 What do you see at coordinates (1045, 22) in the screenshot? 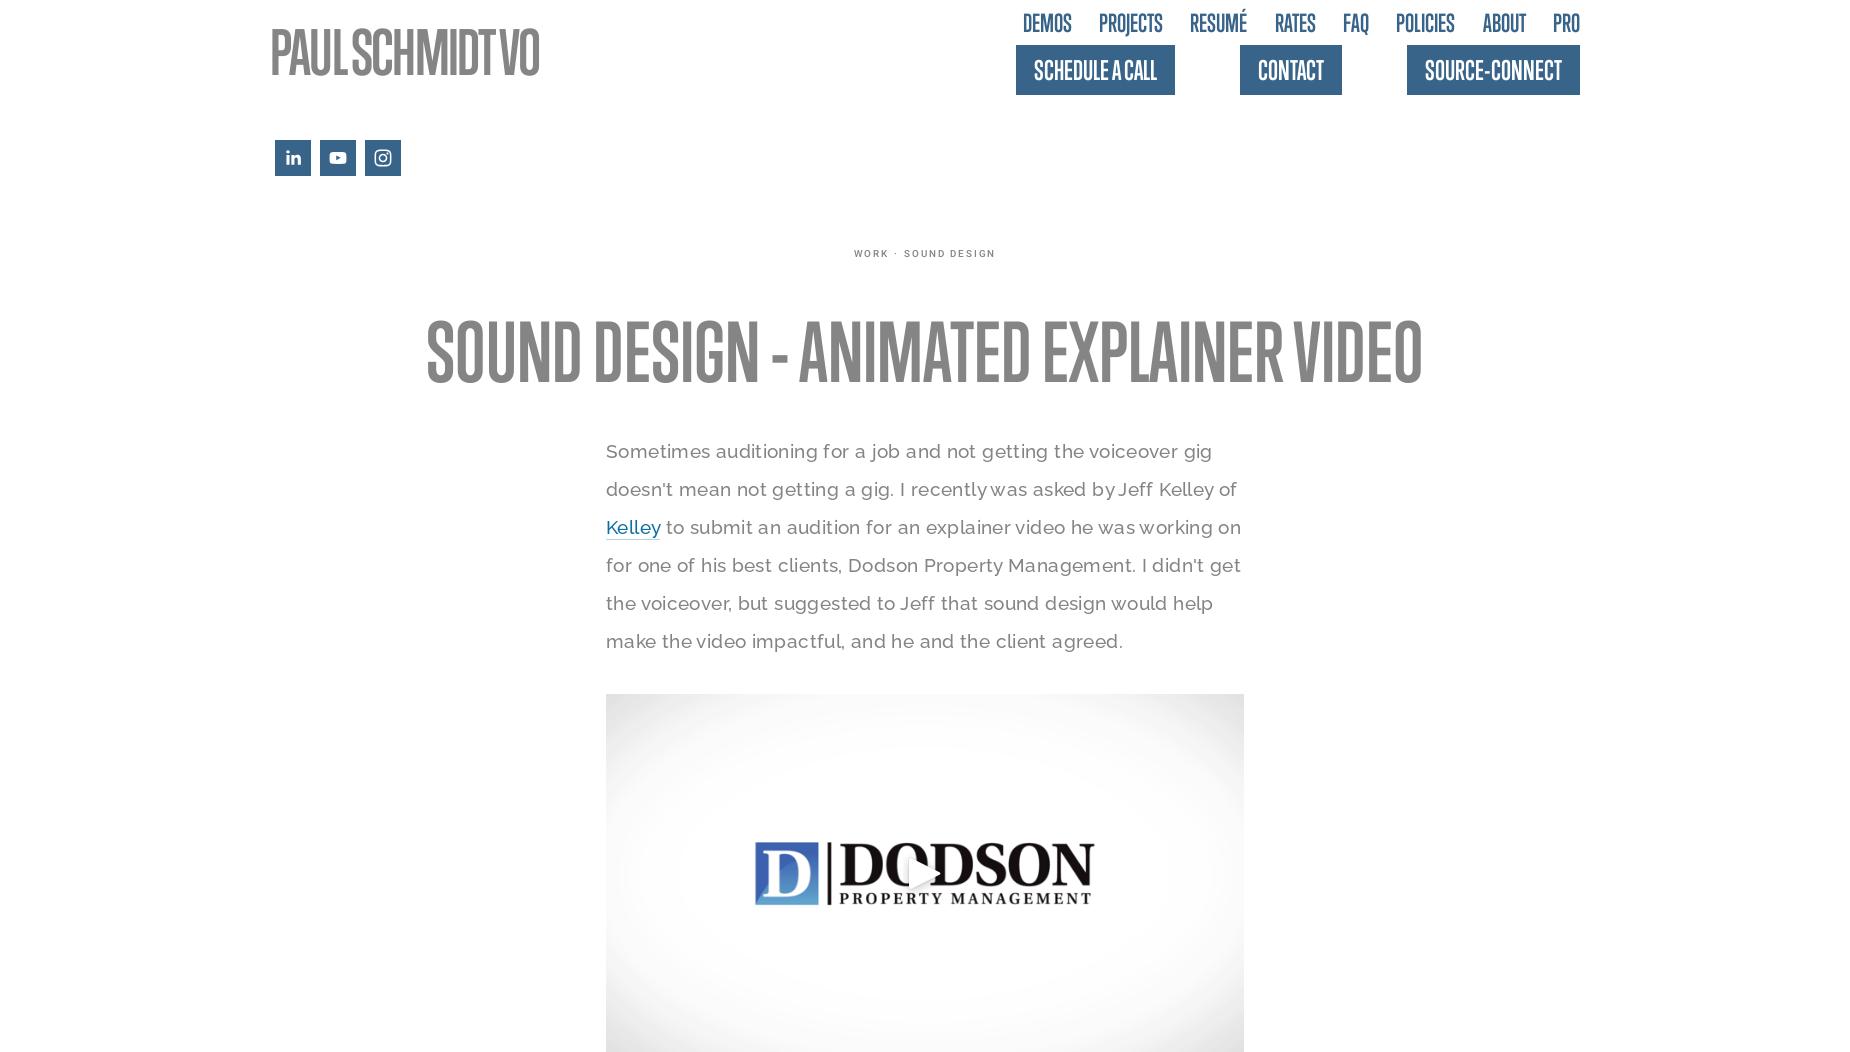
I see `'Demos'` at bounding box center [1045, 22].